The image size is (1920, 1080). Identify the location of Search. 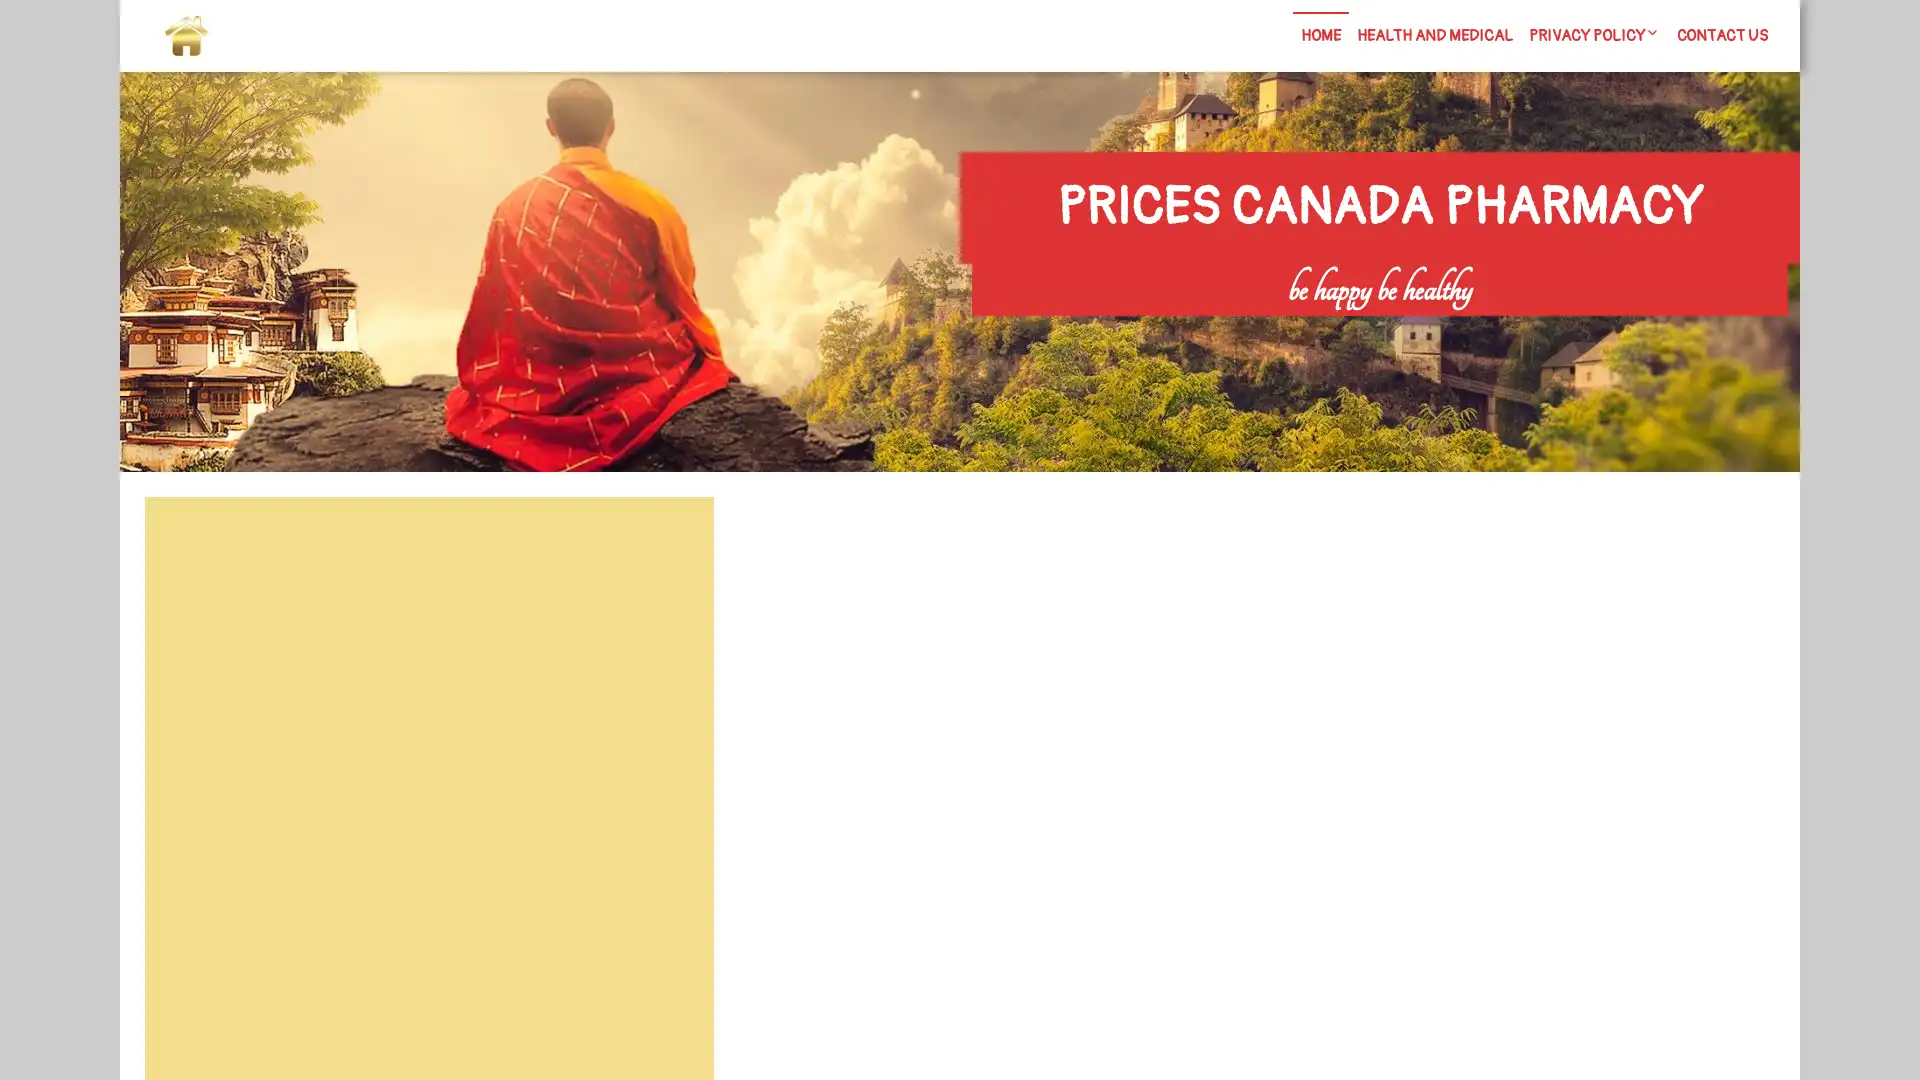
(667, 545).